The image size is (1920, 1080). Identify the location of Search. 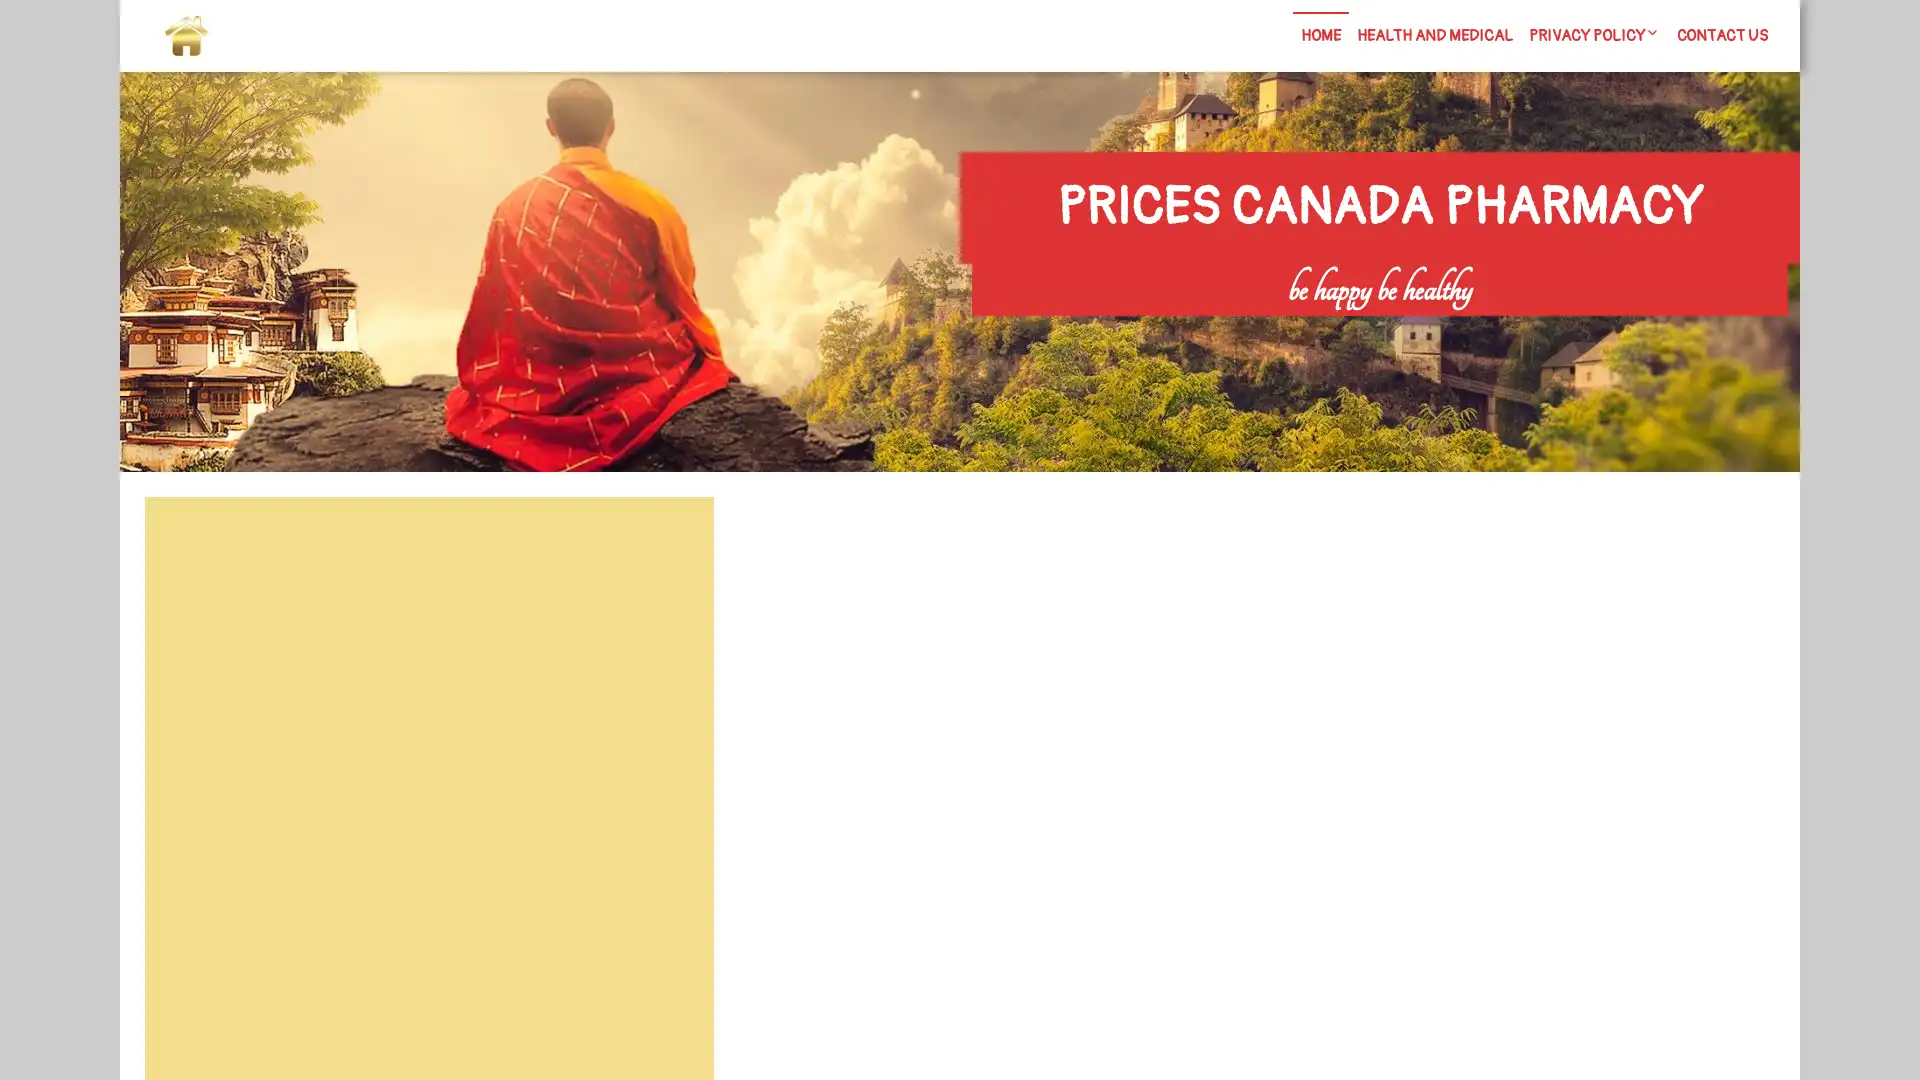
(667, 545).